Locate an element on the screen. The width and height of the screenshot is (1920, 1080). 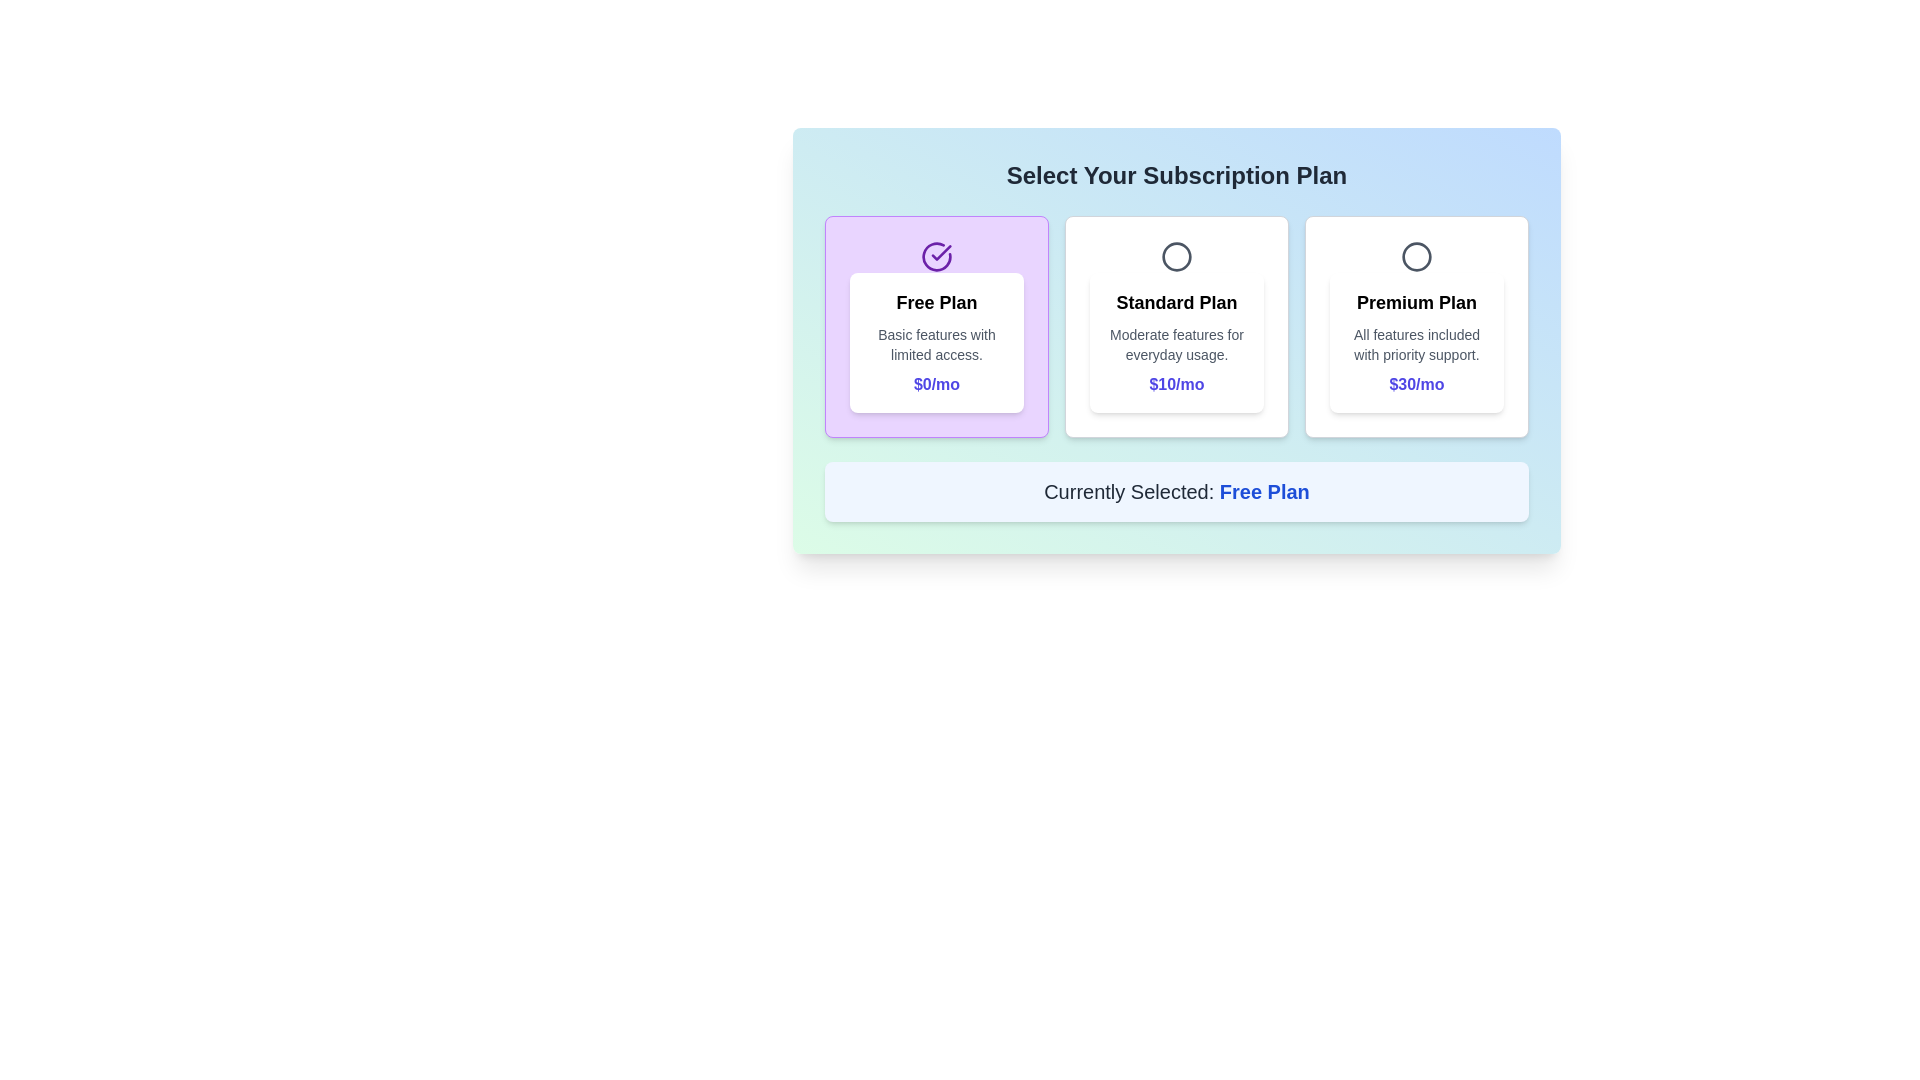
the circular selection indicator located at the top right corner of the 'Standard Plan' card, which has a gray stroke outline and no fill, indicating an inactive status is located at coordinates (1176, 256).